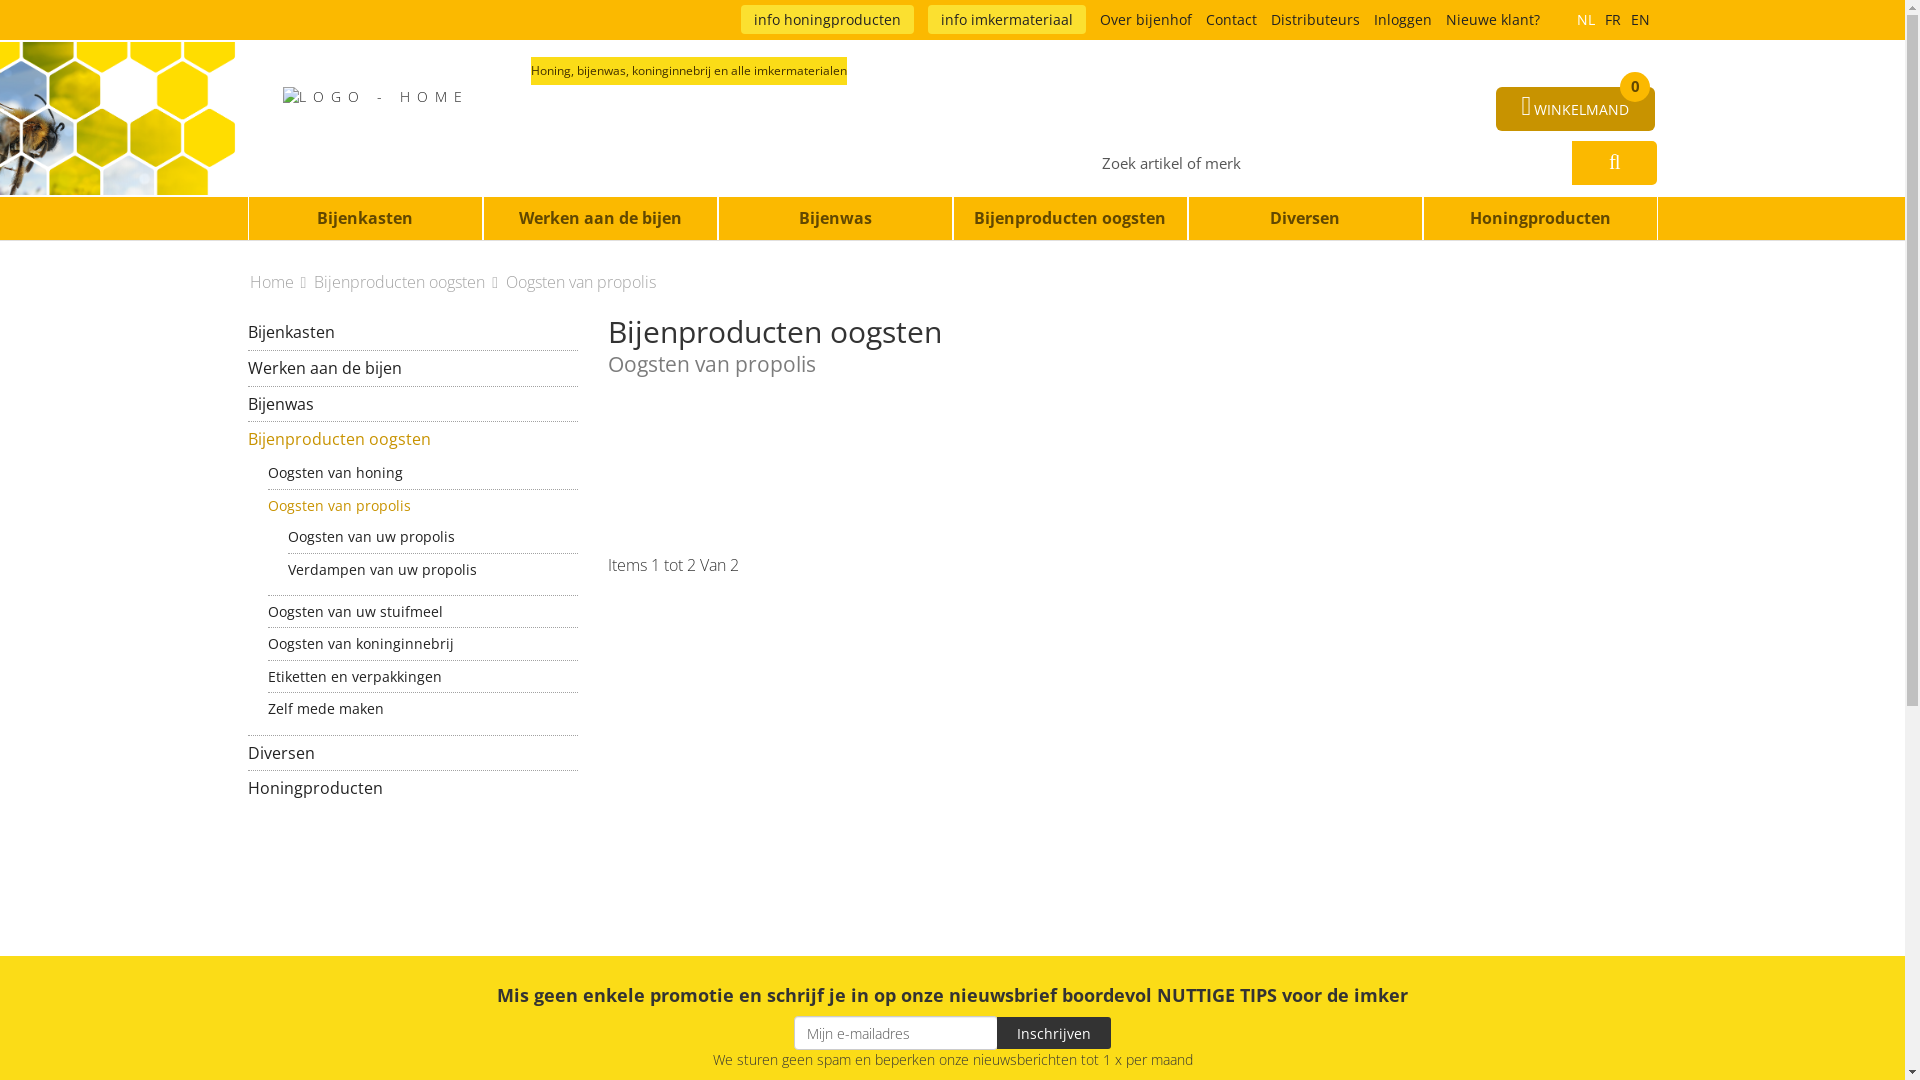 This screenshot has height=1080, width=1920. What do you see at coordinates (421, 707) in the screenshot?
I see `'Zelf mede maken'` at bounding box center [421, 707].